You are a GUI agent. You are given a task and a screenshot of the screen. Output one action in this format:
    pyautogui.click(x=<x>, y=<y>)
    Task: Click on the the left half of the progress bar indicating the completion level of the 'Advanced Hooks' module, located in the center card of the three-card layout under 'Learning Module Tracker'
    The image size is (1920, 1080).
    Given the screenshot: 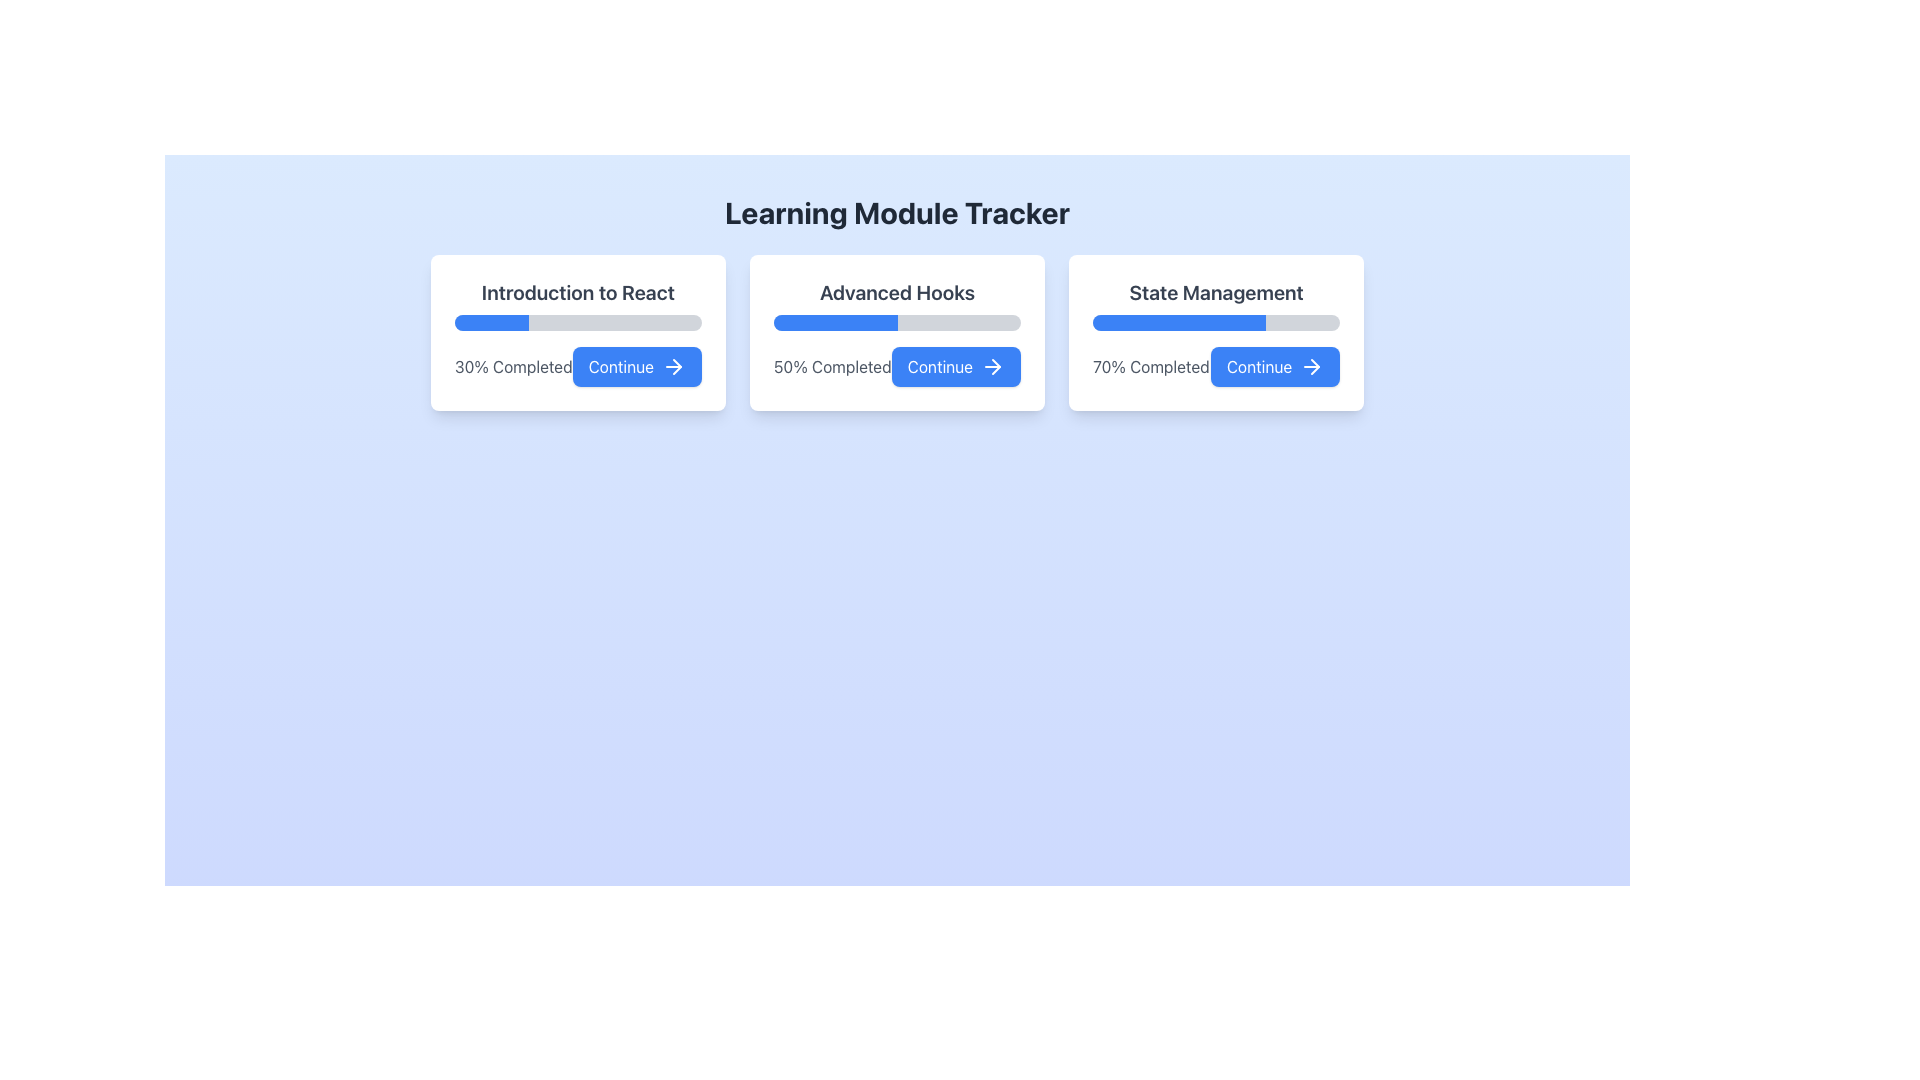 What is the action you would take?
    pyautogui.click(x=835, y=322)
    